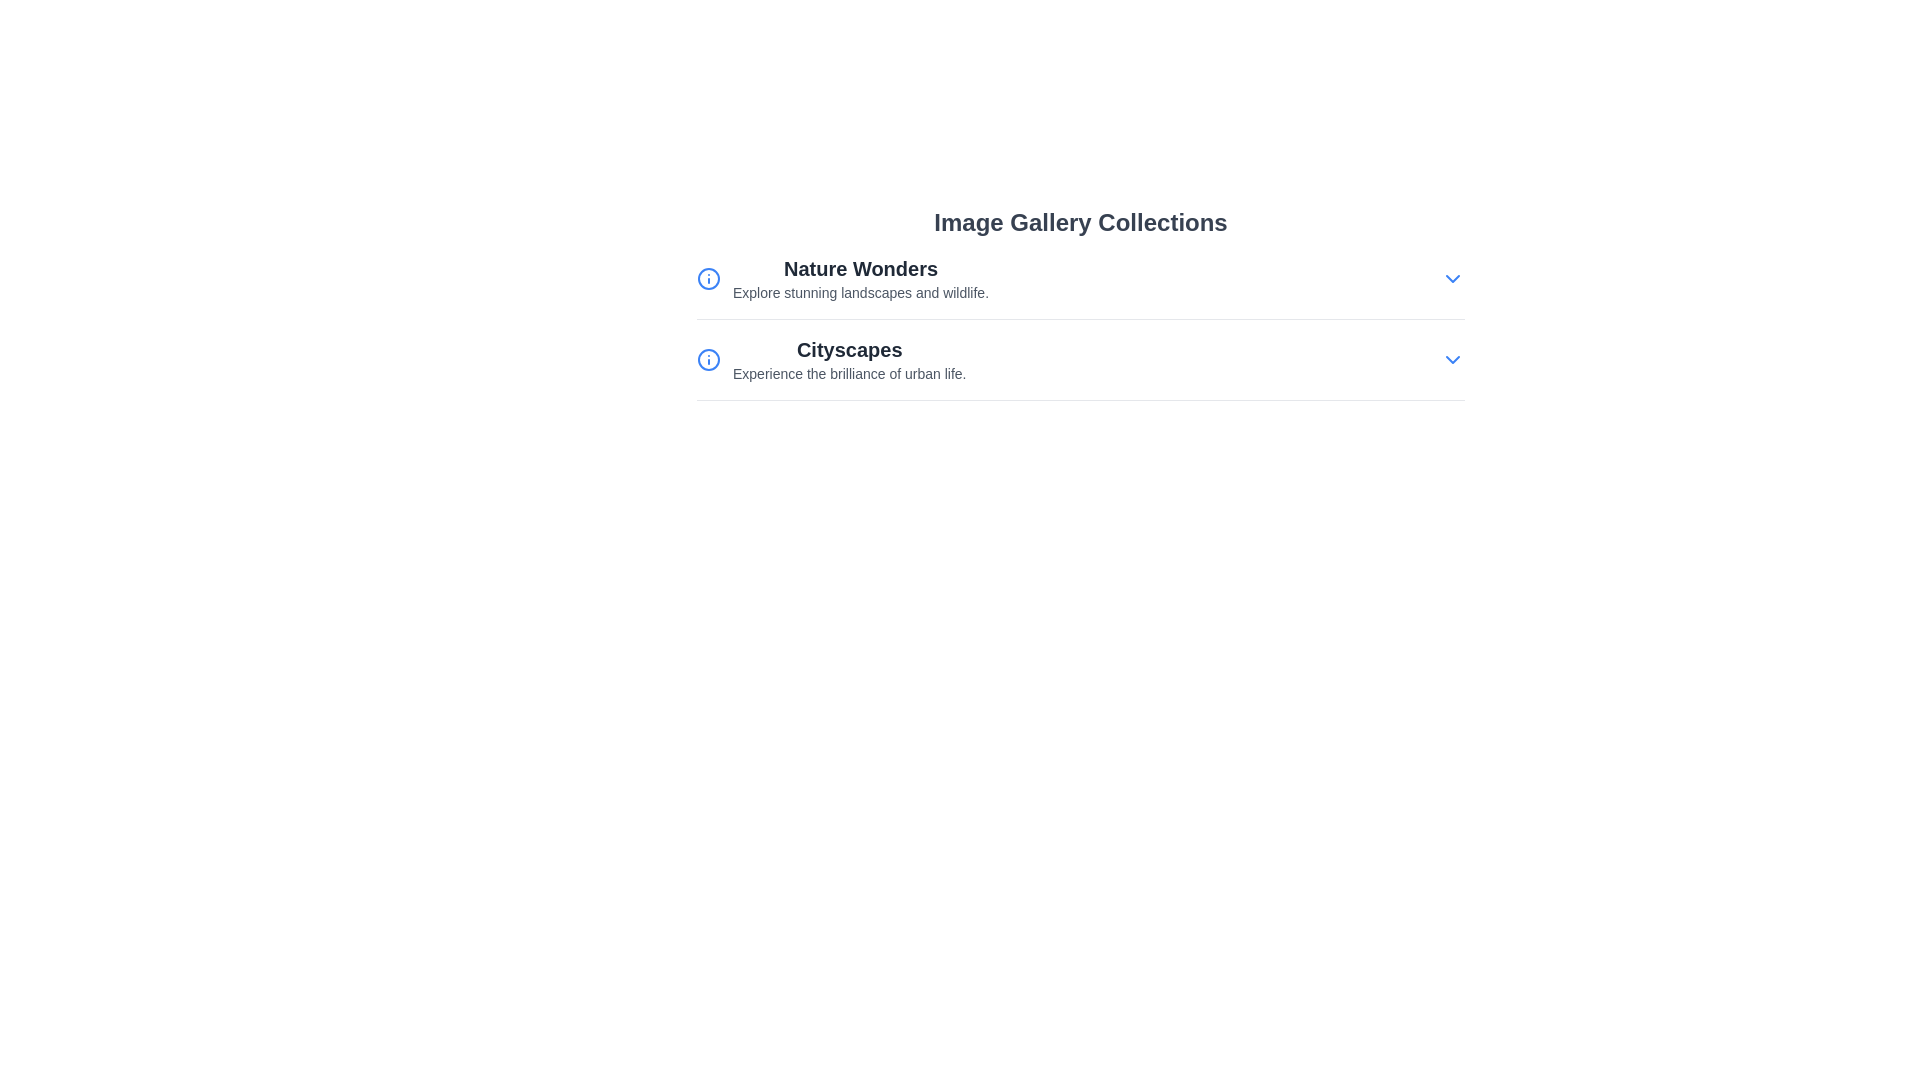 Image resolution: width=1920 pixels, height=1080 pixels. I want to click on the bold and prominent text header displaying 'Cityscapes', which is styled with a larger font size and dark gray color, positioned at the top of its section and above a smaller descriptive text, so click(849, 349).